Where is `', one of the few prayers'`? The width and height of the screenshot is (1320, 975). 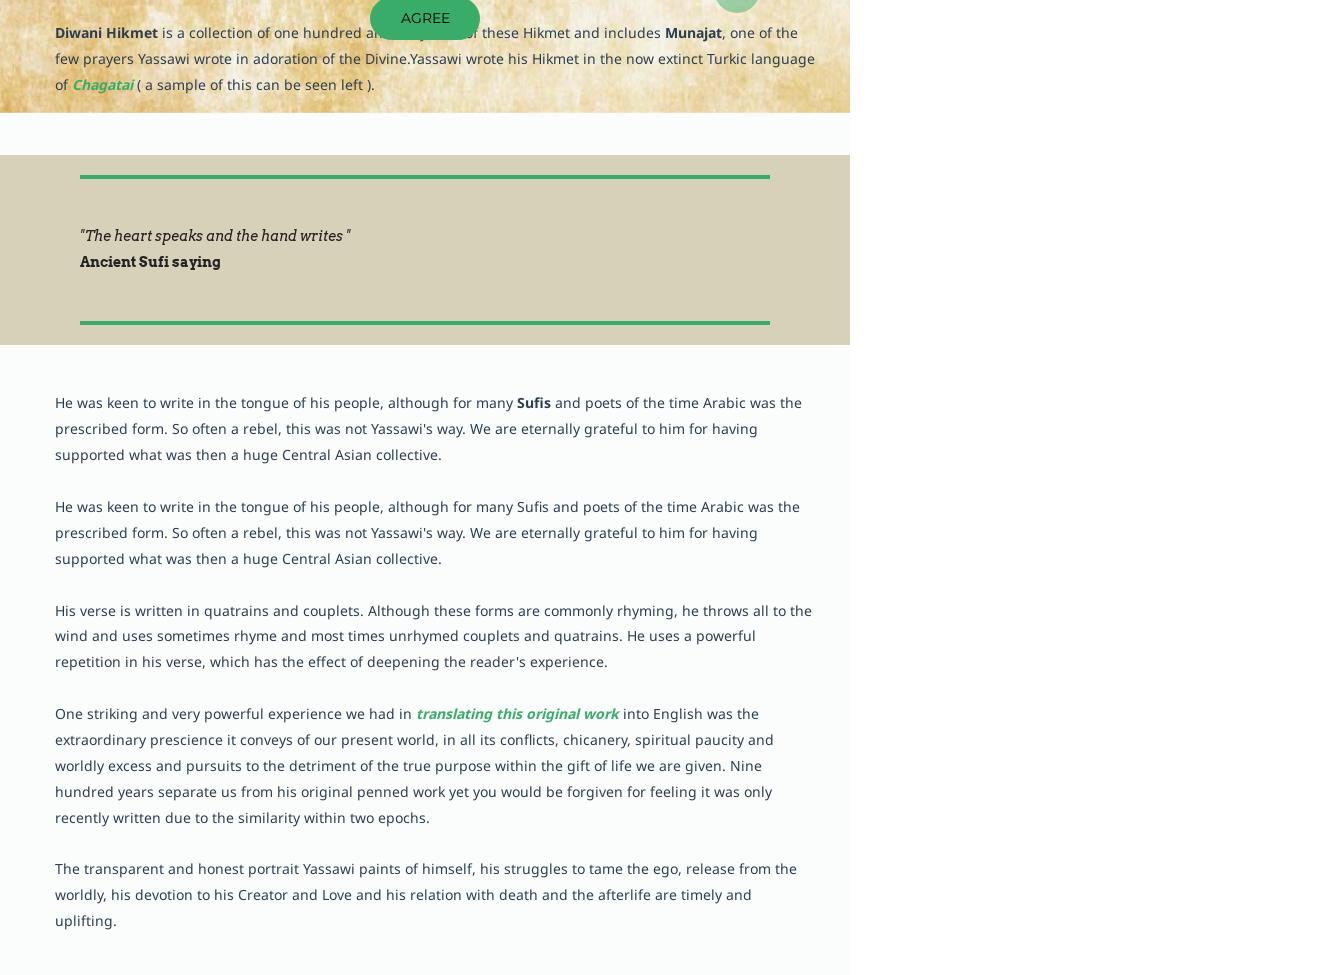
', one of the few prayers' is located at coordinates (54, 45).